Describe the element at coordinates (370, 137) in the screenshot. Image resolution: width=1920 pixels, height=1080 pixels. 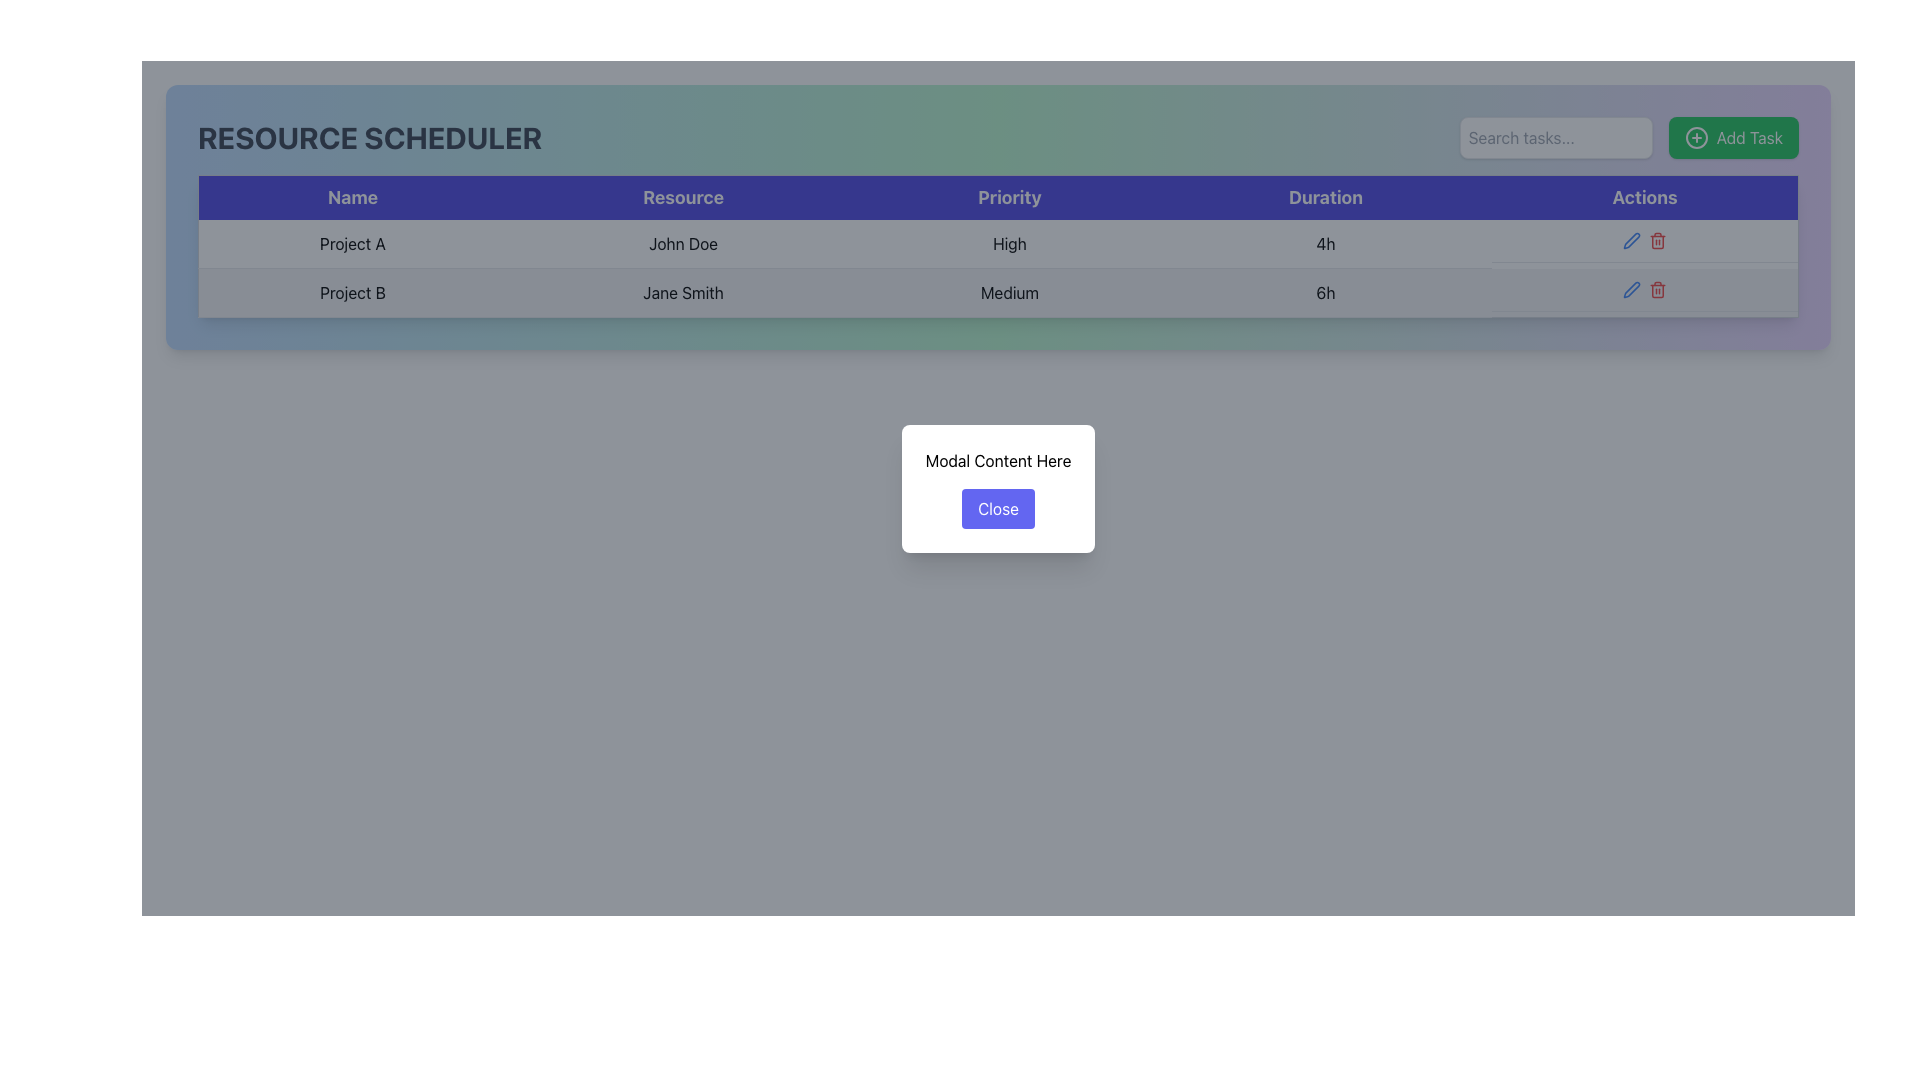
I see `text content of the header element situated at the top-left corner of the interface, indicating its primary function or content focus` at that location.